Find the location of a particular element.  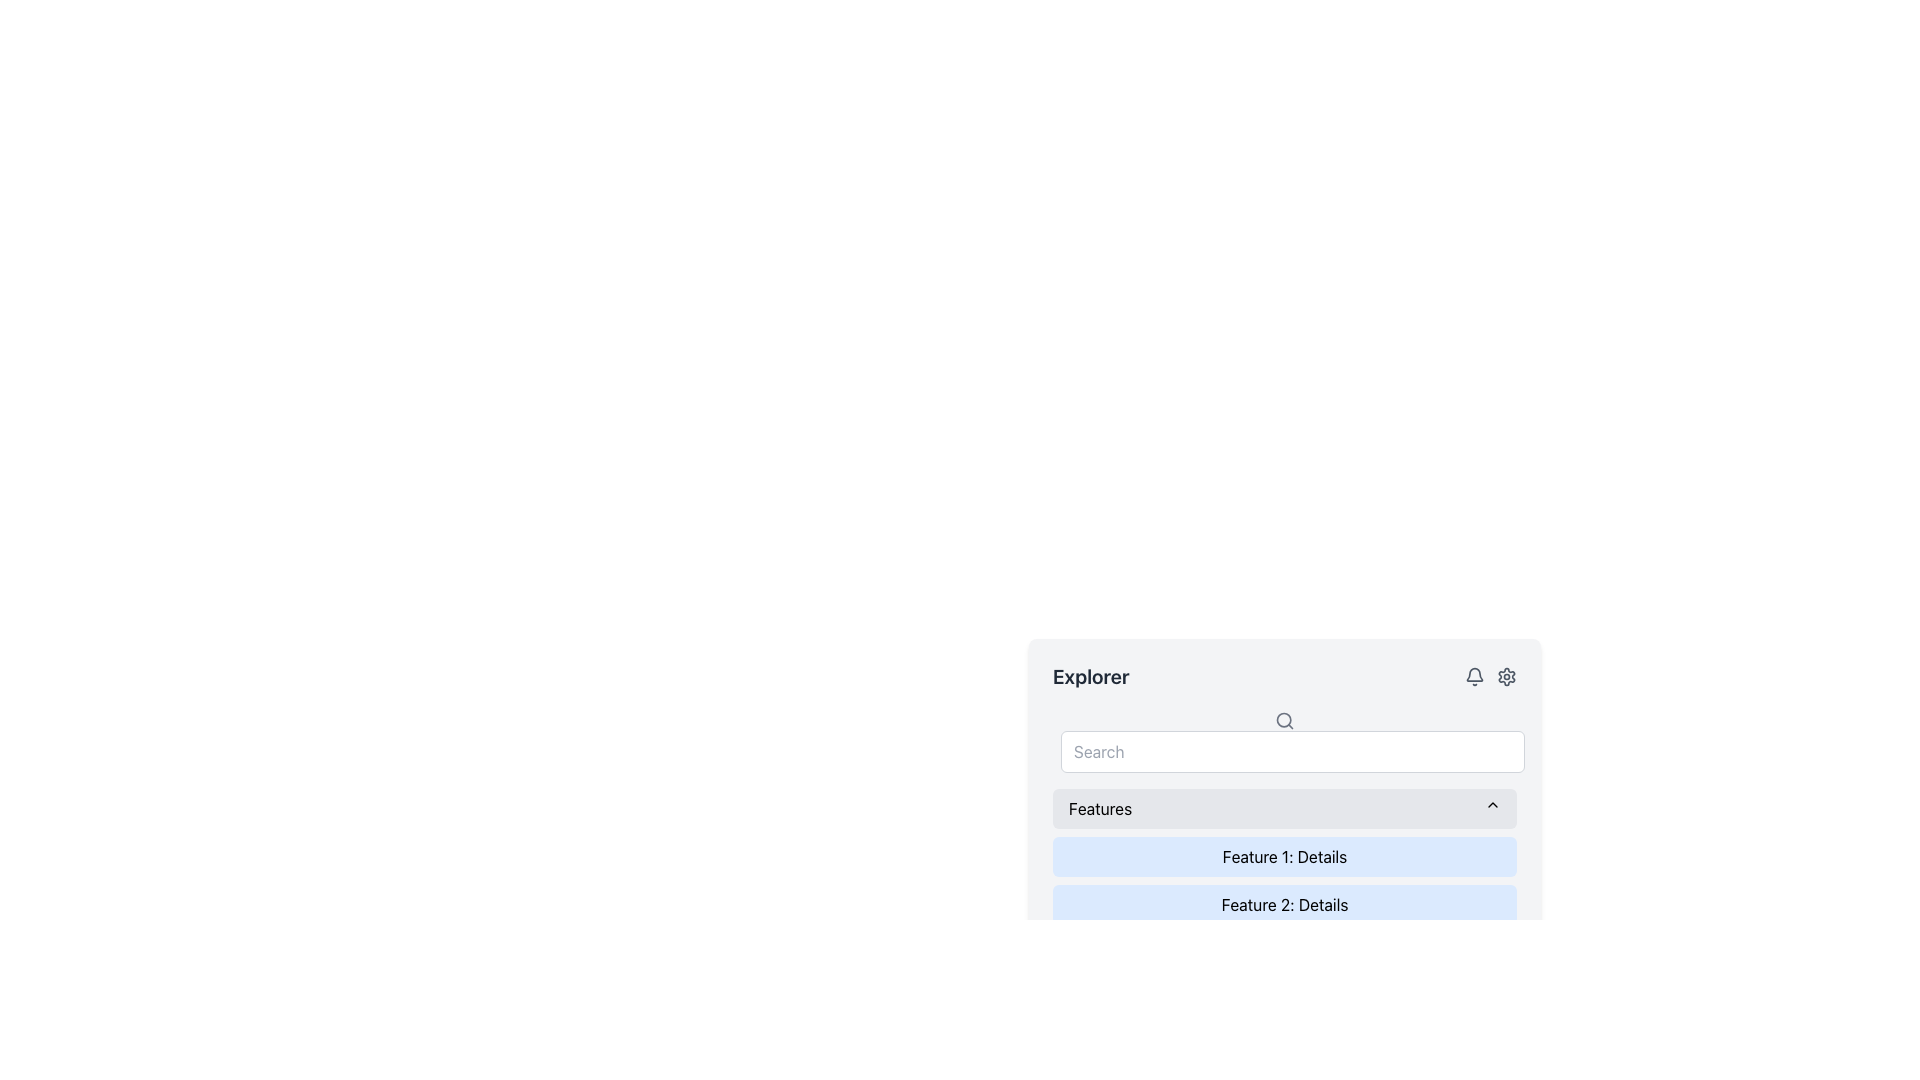

the text label displaying 'Explorer', which is styled with a bold, larger font in dark gray, located in the top-left corner of the header section is located at coordinates (1090, 676).